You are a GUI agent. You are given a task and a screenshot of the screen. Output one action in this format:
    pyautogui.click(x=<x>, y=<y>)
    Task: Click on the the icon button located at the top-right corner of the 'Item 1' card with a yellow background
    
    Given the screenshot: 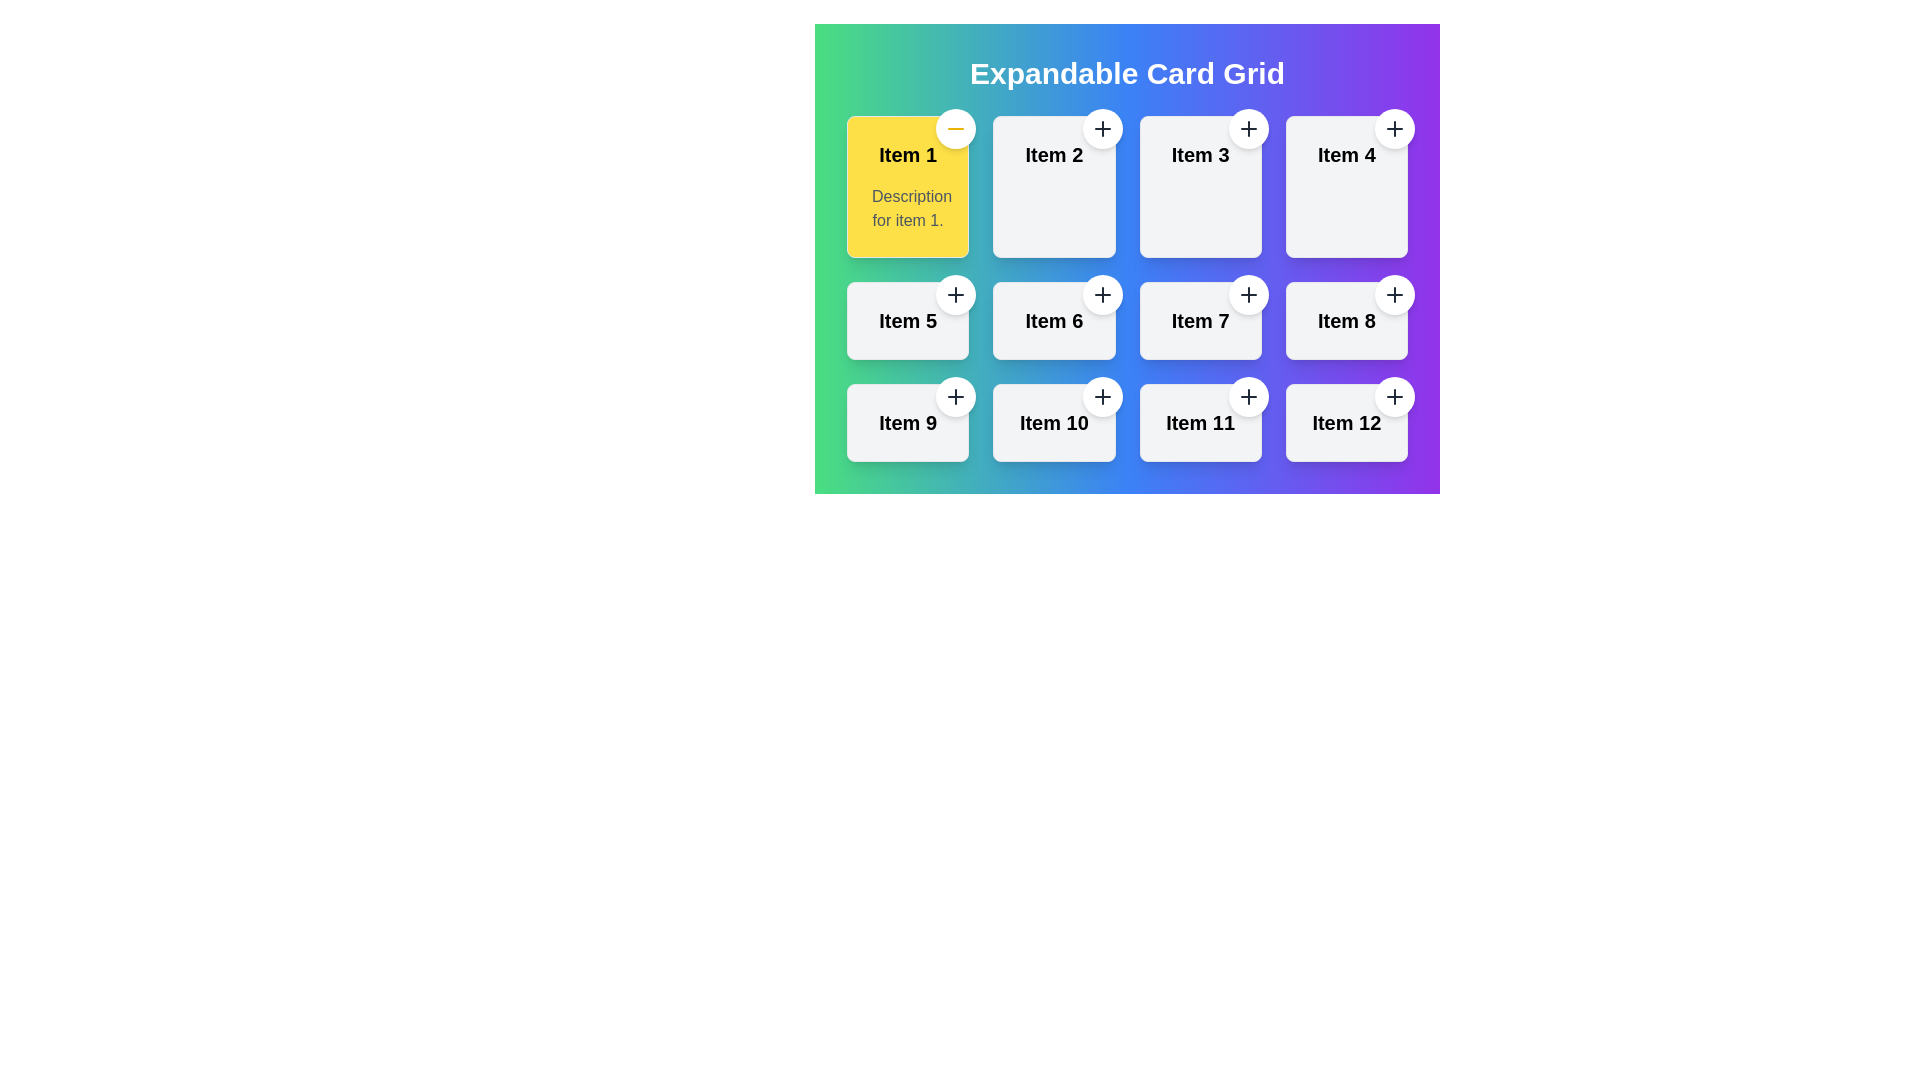 What is the action you would take?
    pyautogui.click(x=955, y=128)
    